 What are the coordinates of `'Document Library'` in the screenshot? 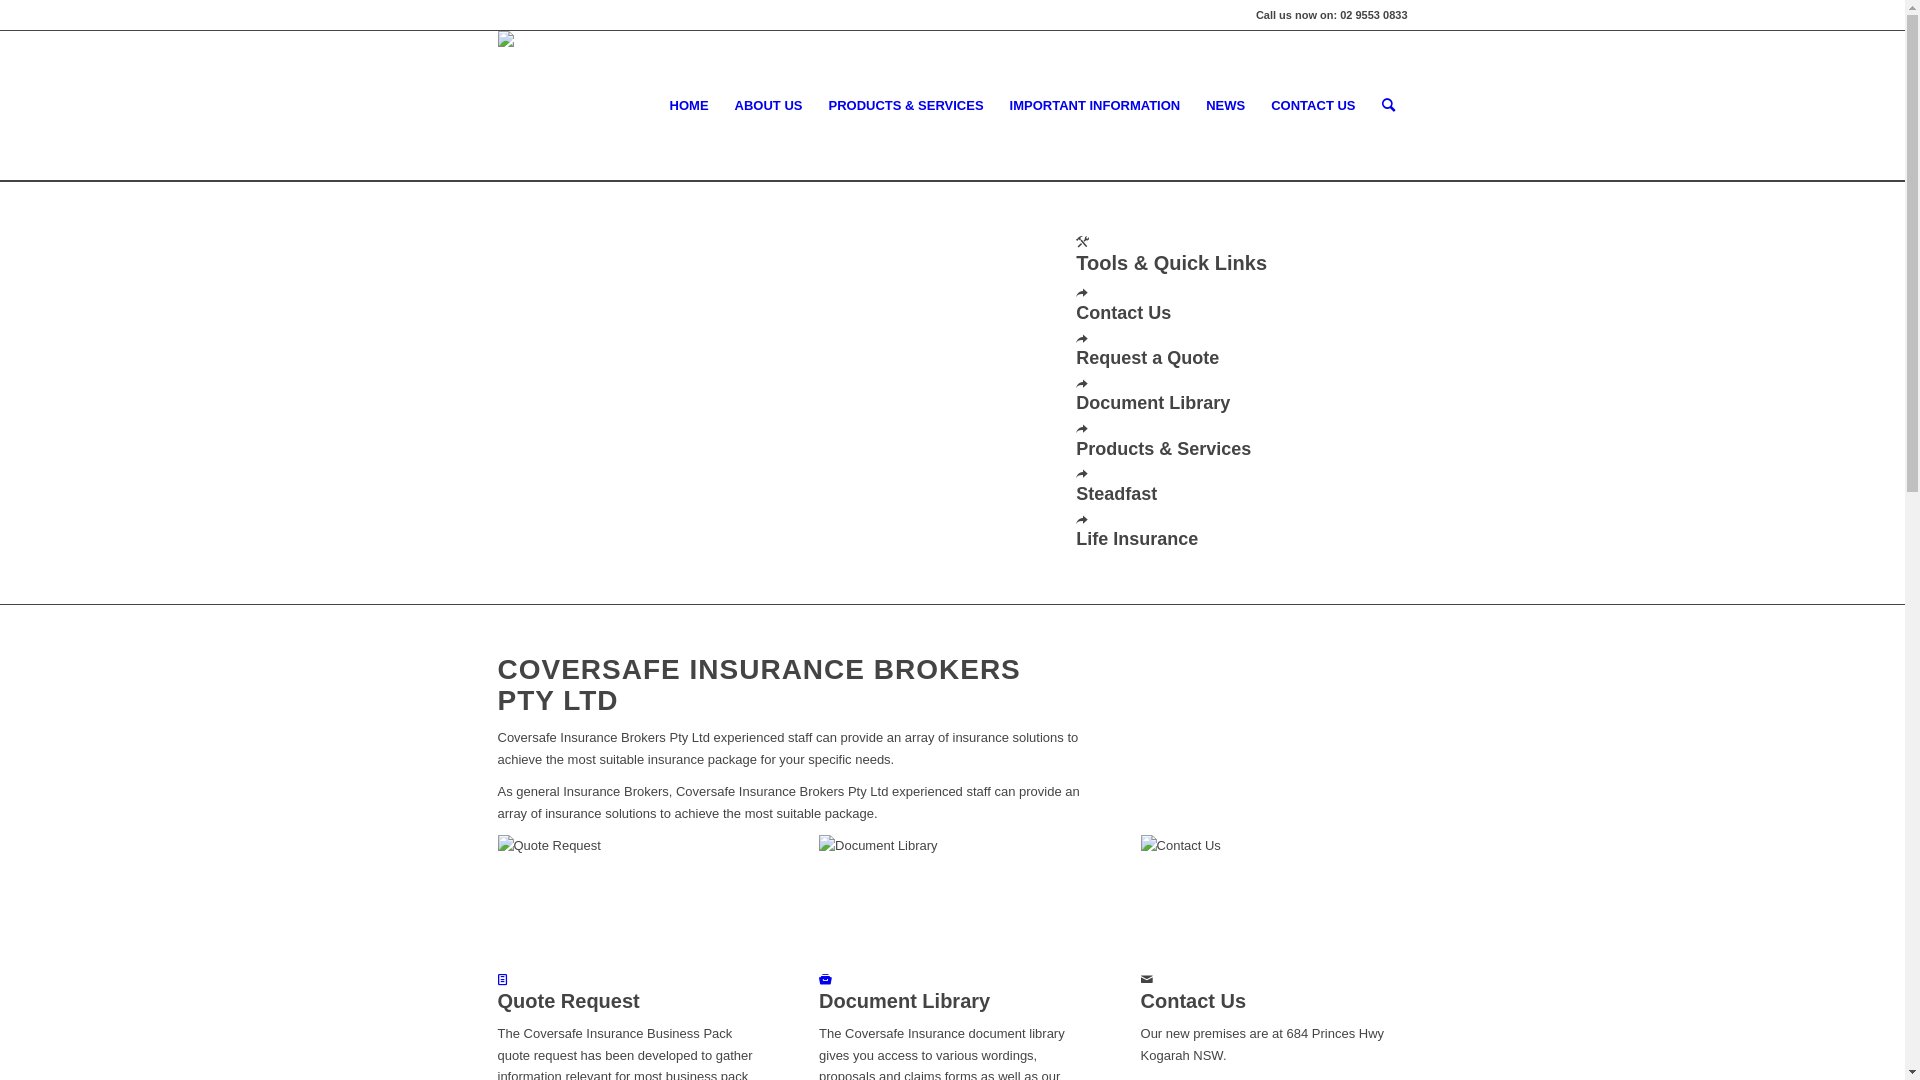 It's located at (819, 1001).